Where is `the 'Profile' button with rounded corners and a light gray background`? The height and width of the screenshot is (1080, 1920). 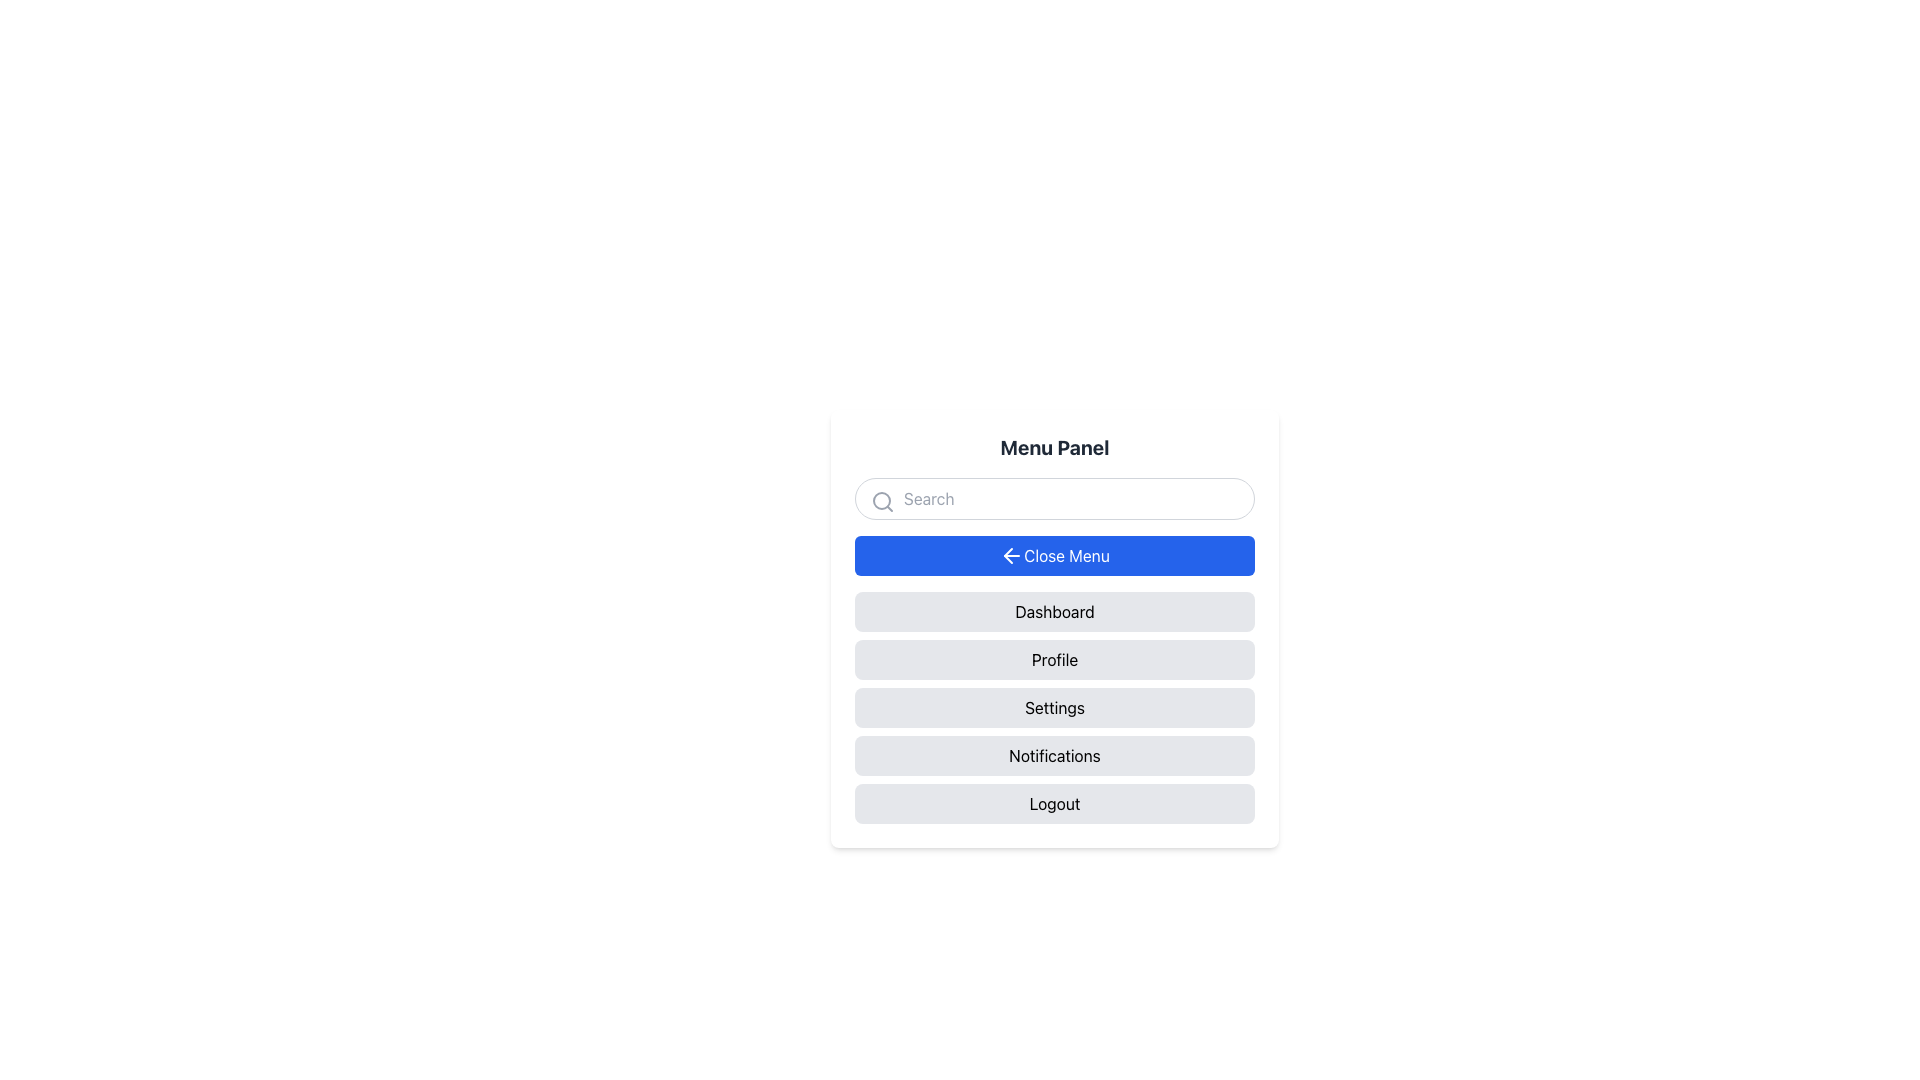
the 'Profile' button with rounded corners and a light gray background is located at coordinates (1054, 659).